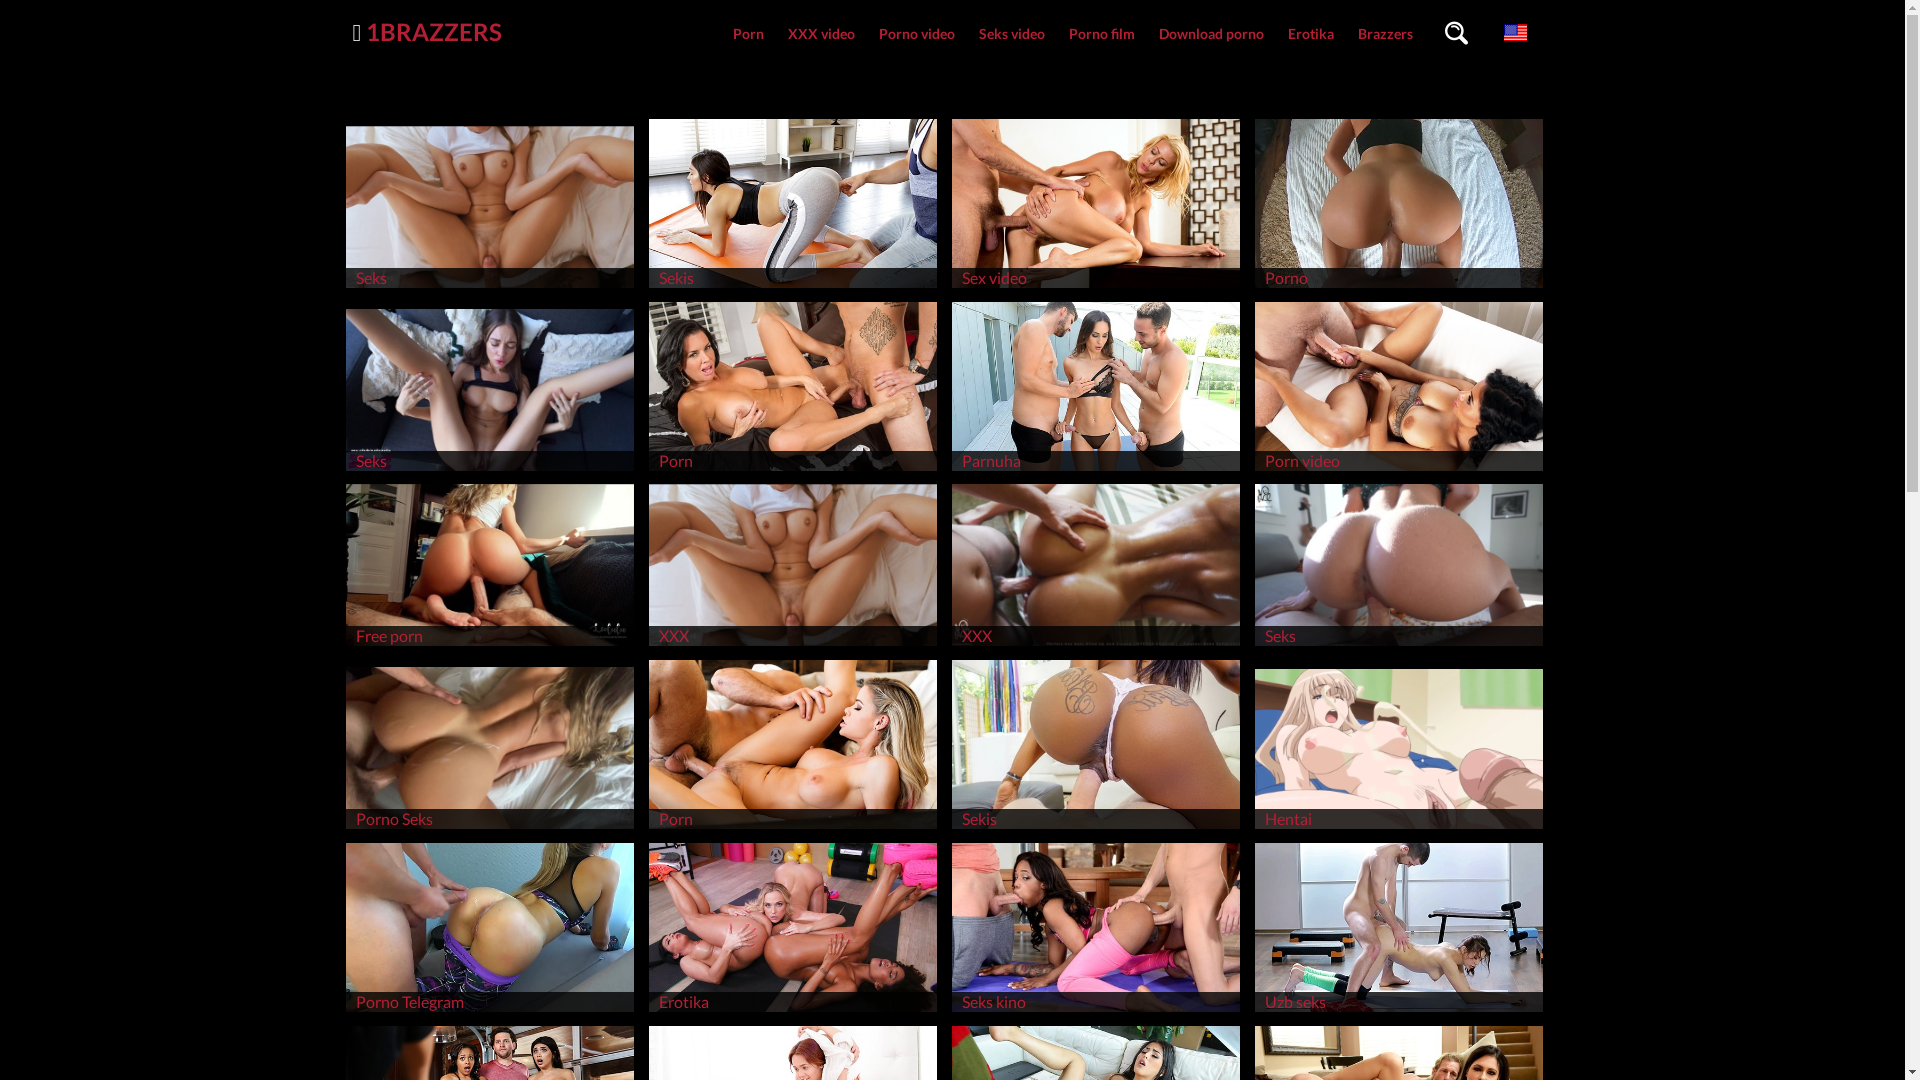 The width and height of the screenshot is (1920, 1080). Describe the element at coordinates (746, 34) in the screenshot. I see `'Porn'` at that location.